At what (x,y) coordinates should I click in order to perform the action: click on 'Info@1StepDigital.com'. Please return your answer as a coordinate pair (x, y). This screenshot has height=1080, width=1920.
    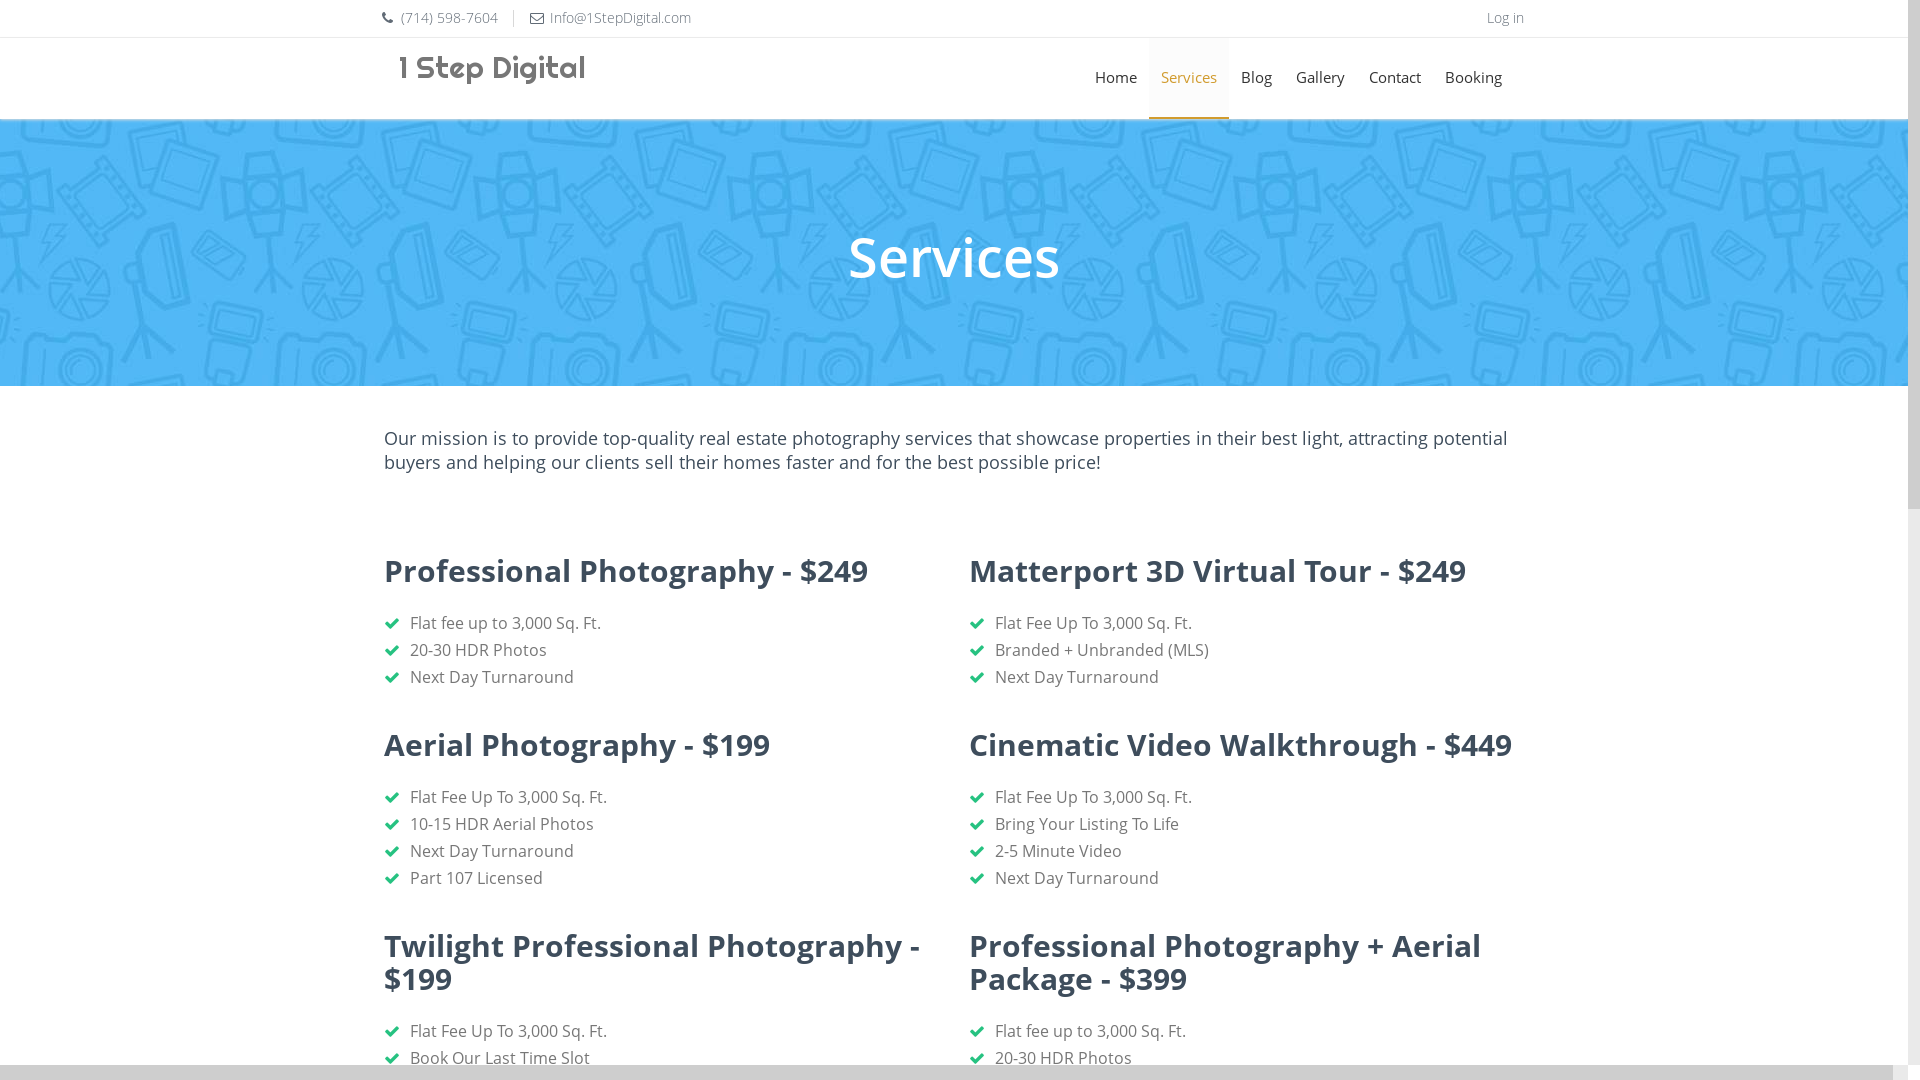
    Looking at the image, I should click on (550, 17).